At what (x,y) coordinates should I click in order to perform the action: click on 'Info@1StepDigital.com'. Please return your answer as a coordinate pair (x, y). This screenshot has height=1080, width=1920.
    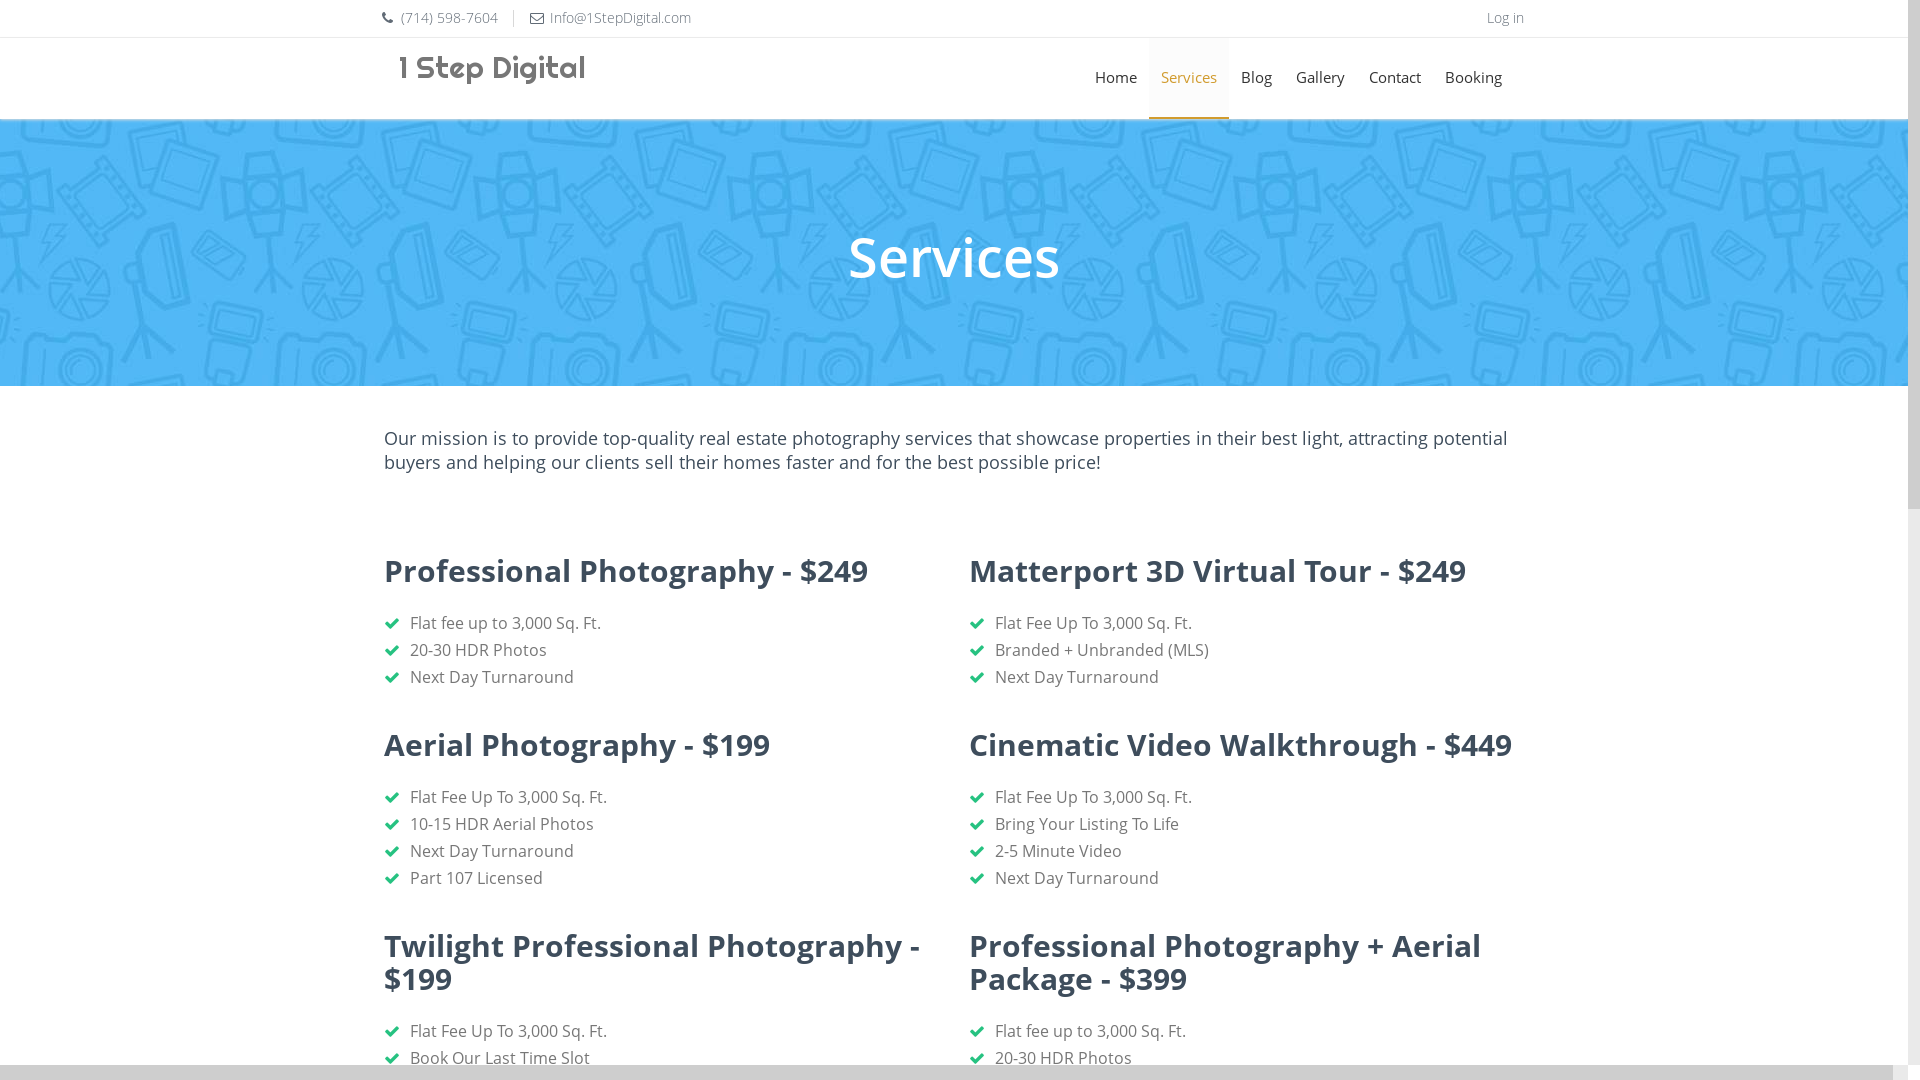
    Looking at the image, I should click on (550, 17).